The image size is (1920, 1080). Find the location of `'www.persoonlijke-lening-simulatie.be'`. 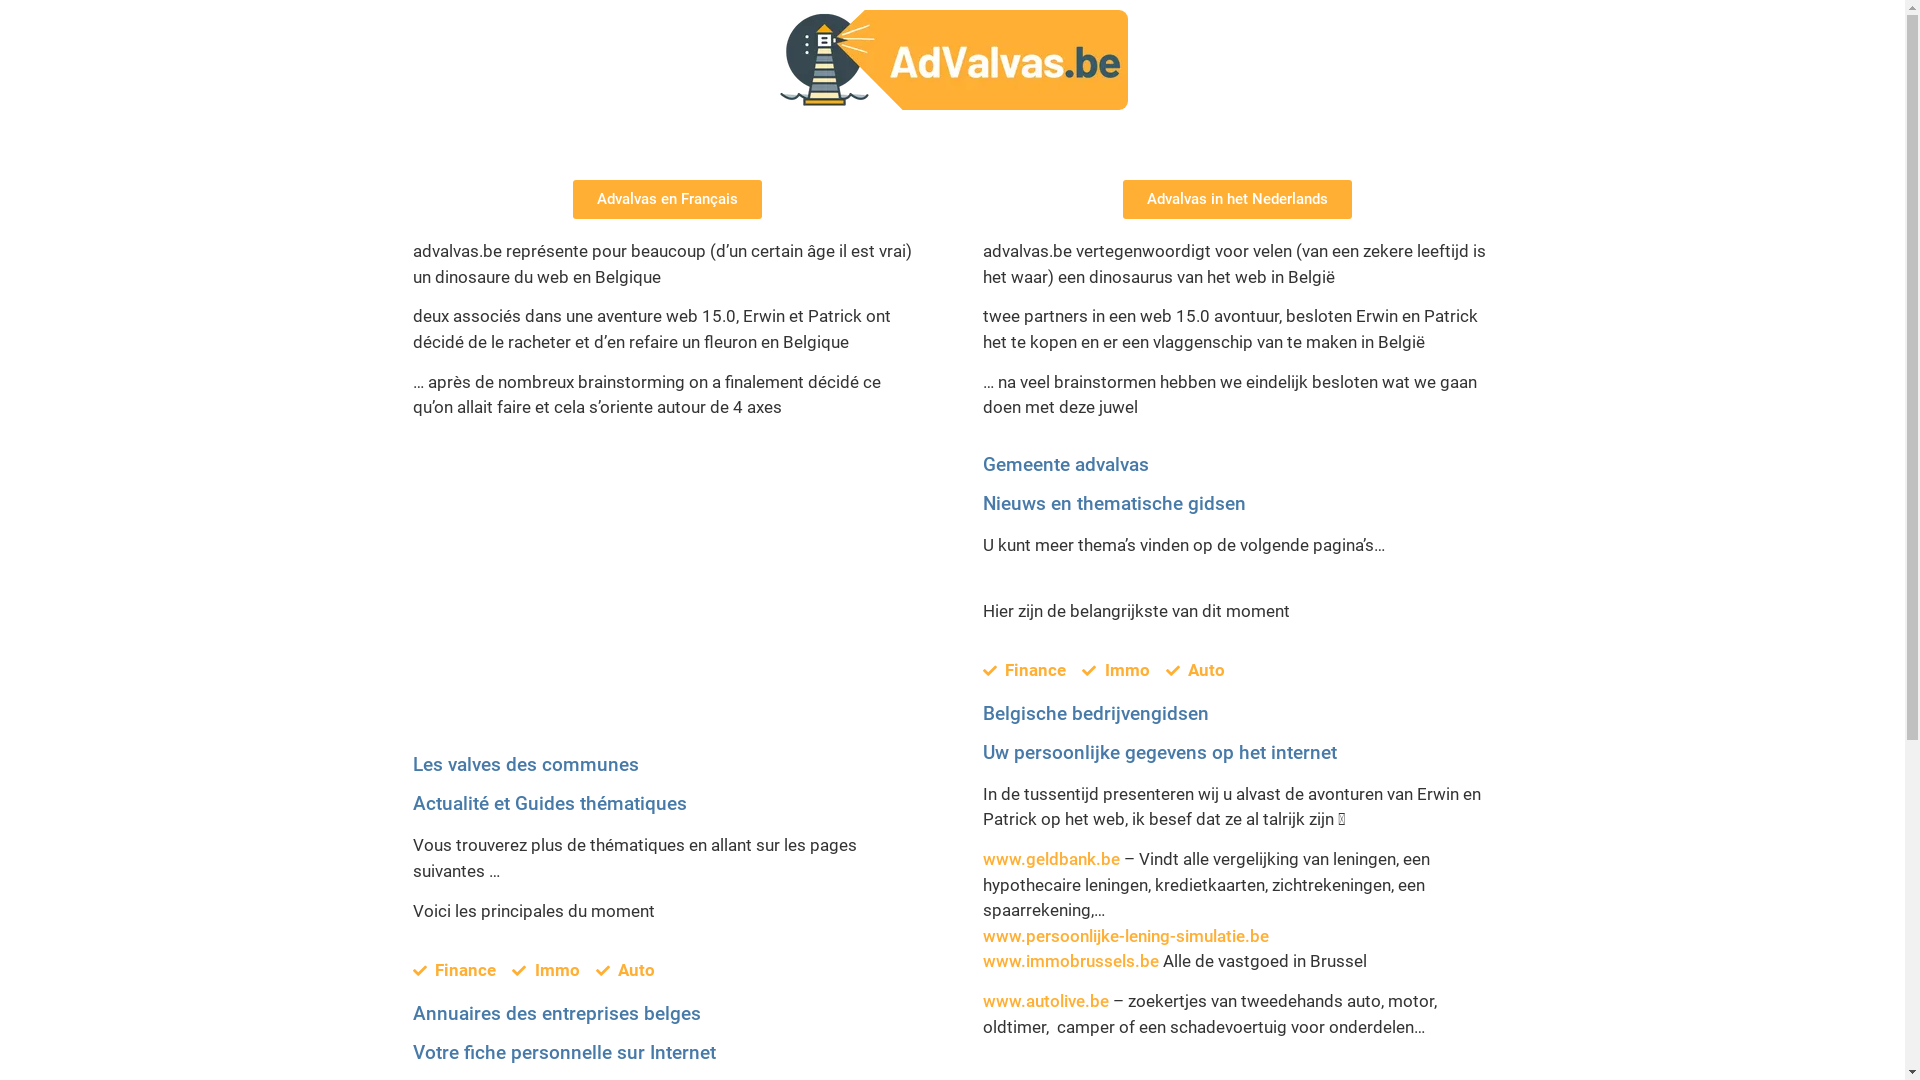

'www.persoonlijke-lening-simulatie.be' is located at coordinates (1124, 936).